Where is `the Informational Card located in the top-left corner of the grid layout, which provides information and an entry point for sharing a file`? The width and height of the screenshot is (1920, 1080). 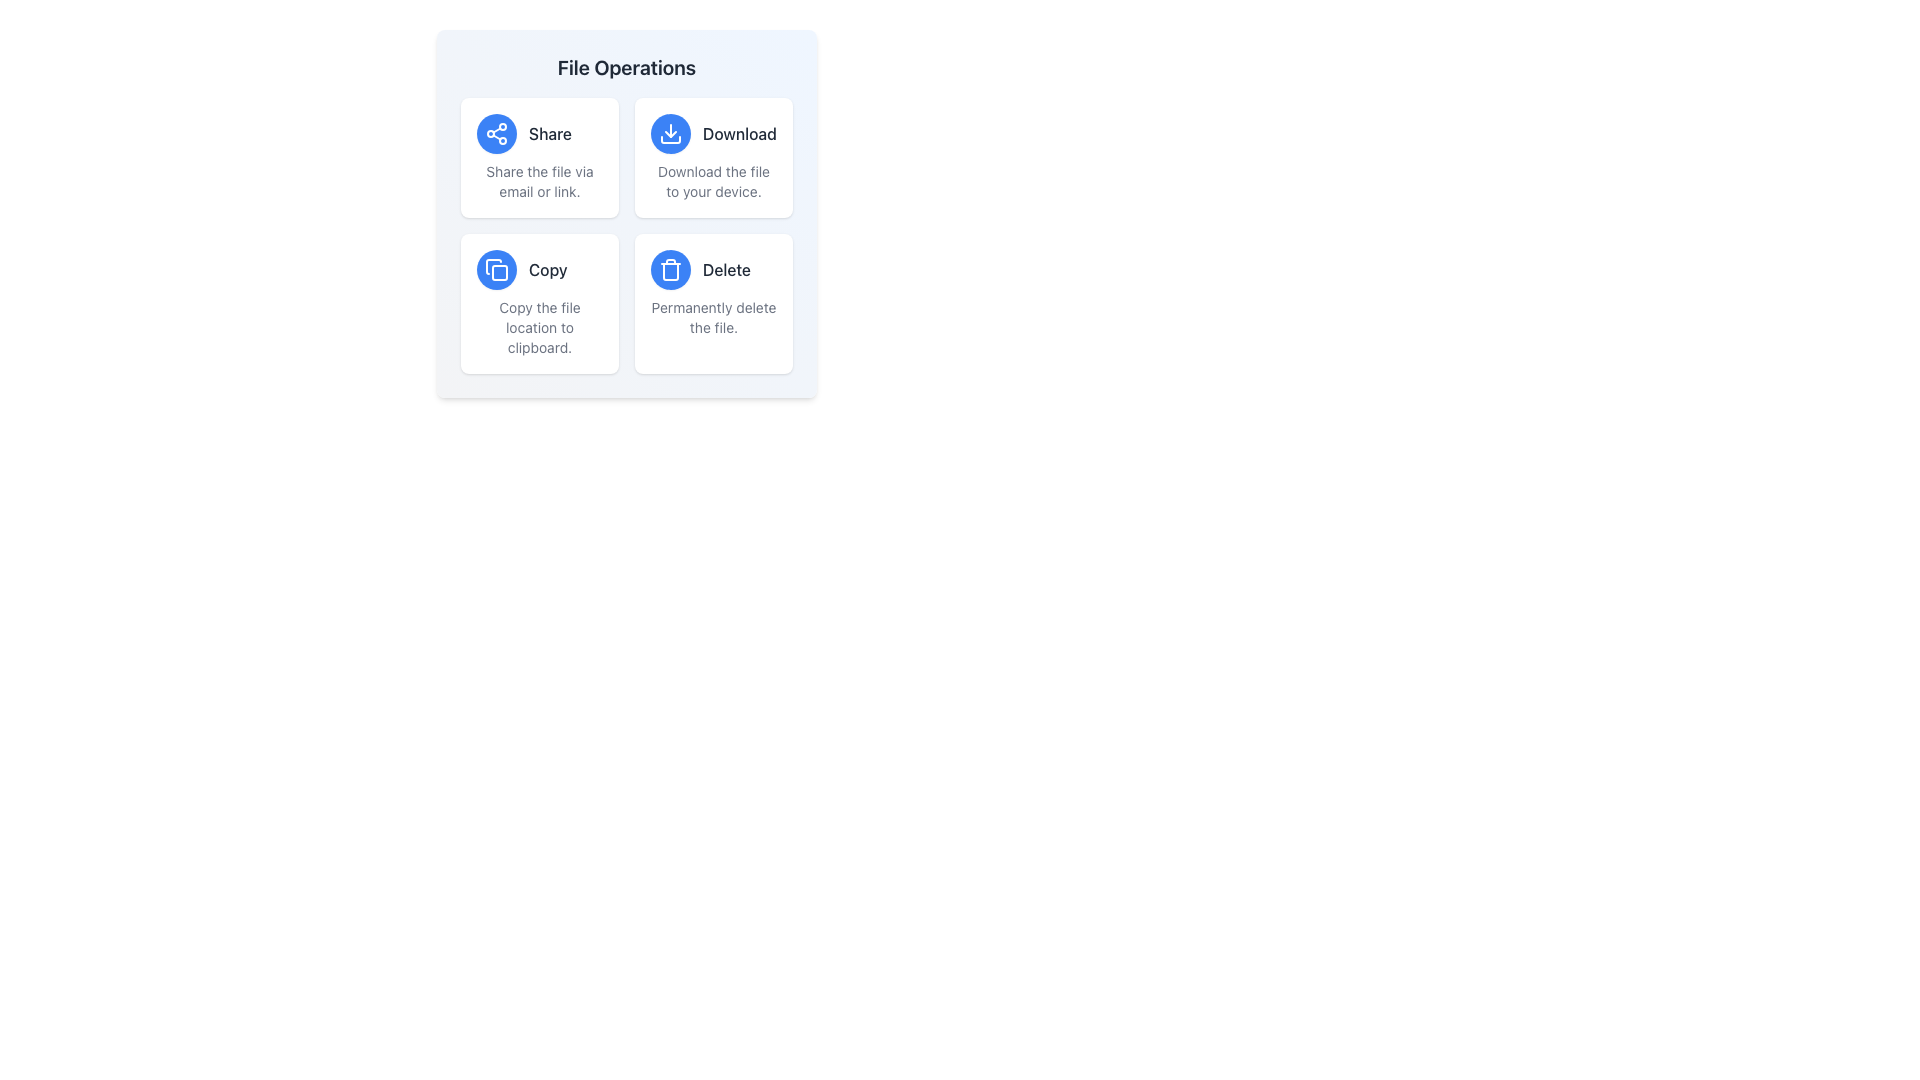 the Informational Card located in the top-left corner of the grid layout, which provides information and an entry point for sharing a file is located at coordinates (539, 157).